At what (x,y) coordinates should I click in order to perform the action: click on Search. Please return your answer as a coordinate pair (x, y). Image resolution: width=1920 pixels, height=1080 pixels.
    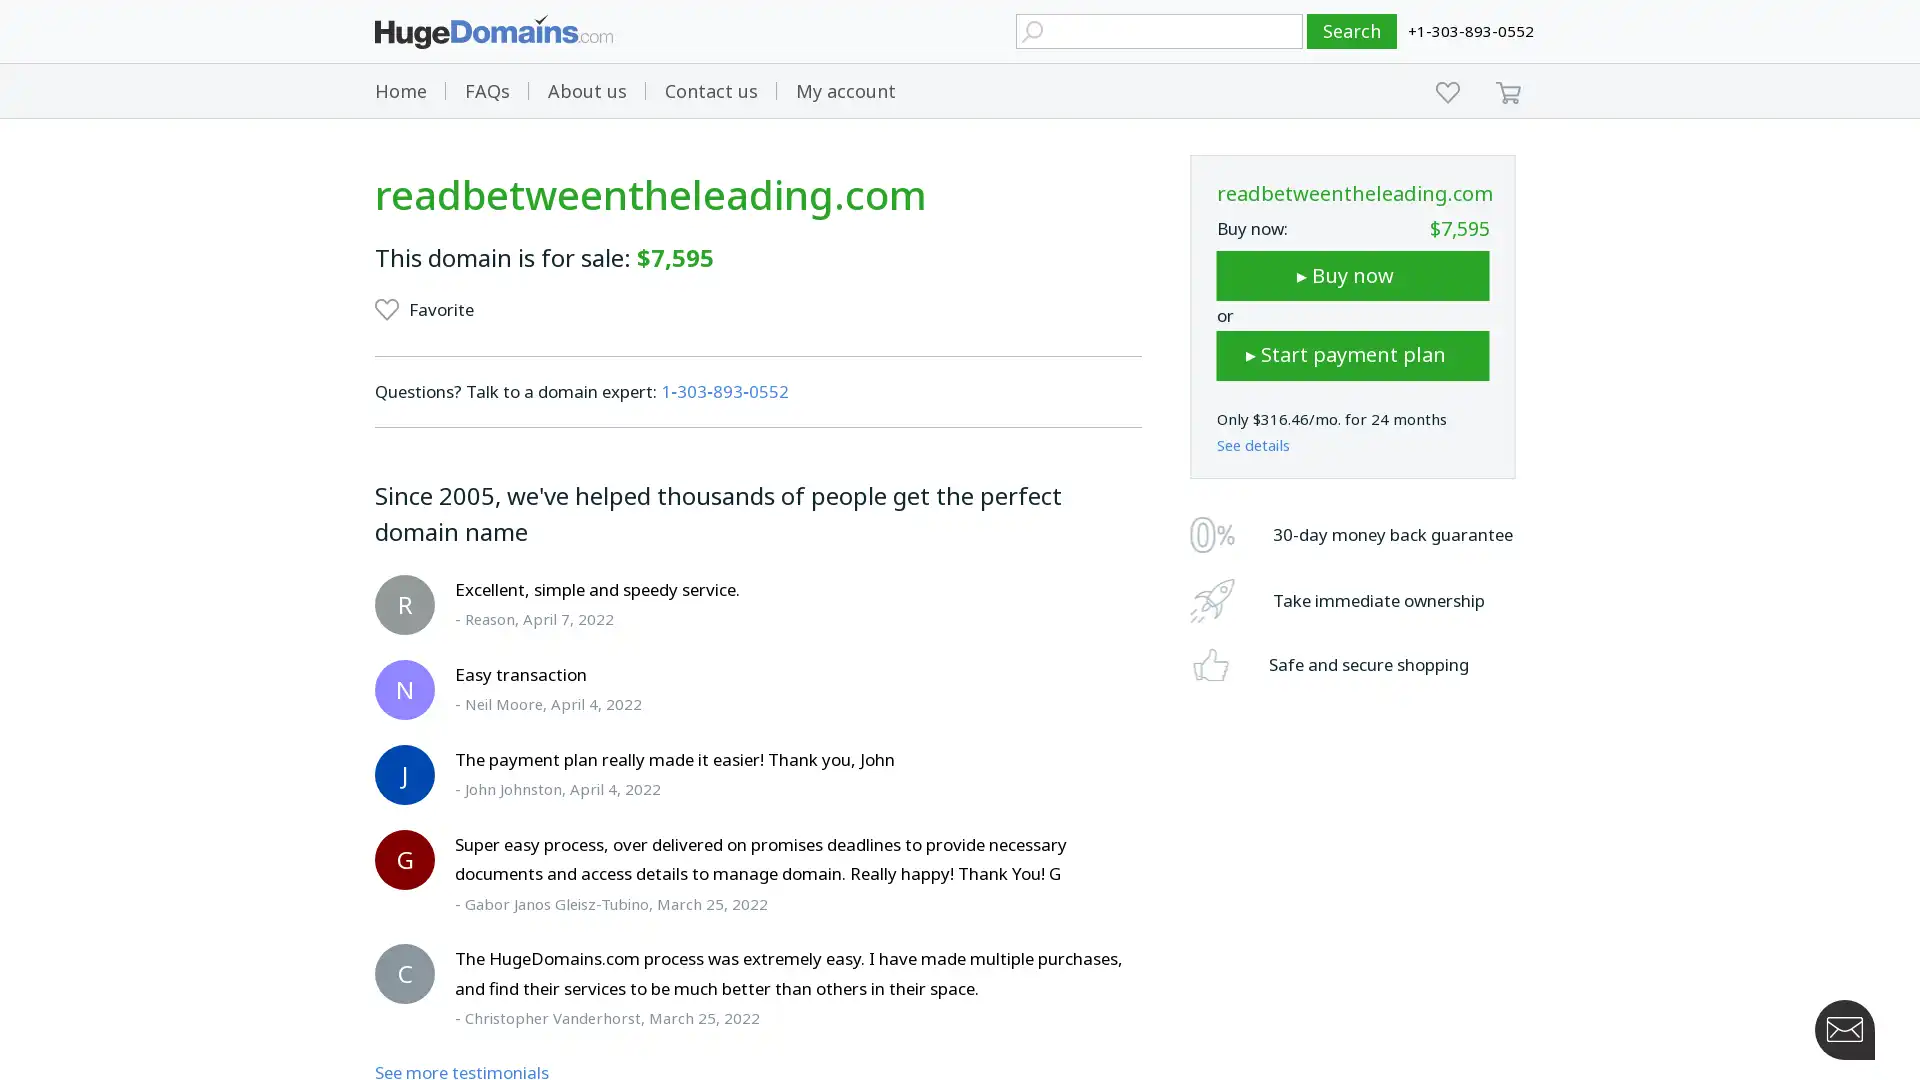
    Looking at the image, I should click on (1352, 31).